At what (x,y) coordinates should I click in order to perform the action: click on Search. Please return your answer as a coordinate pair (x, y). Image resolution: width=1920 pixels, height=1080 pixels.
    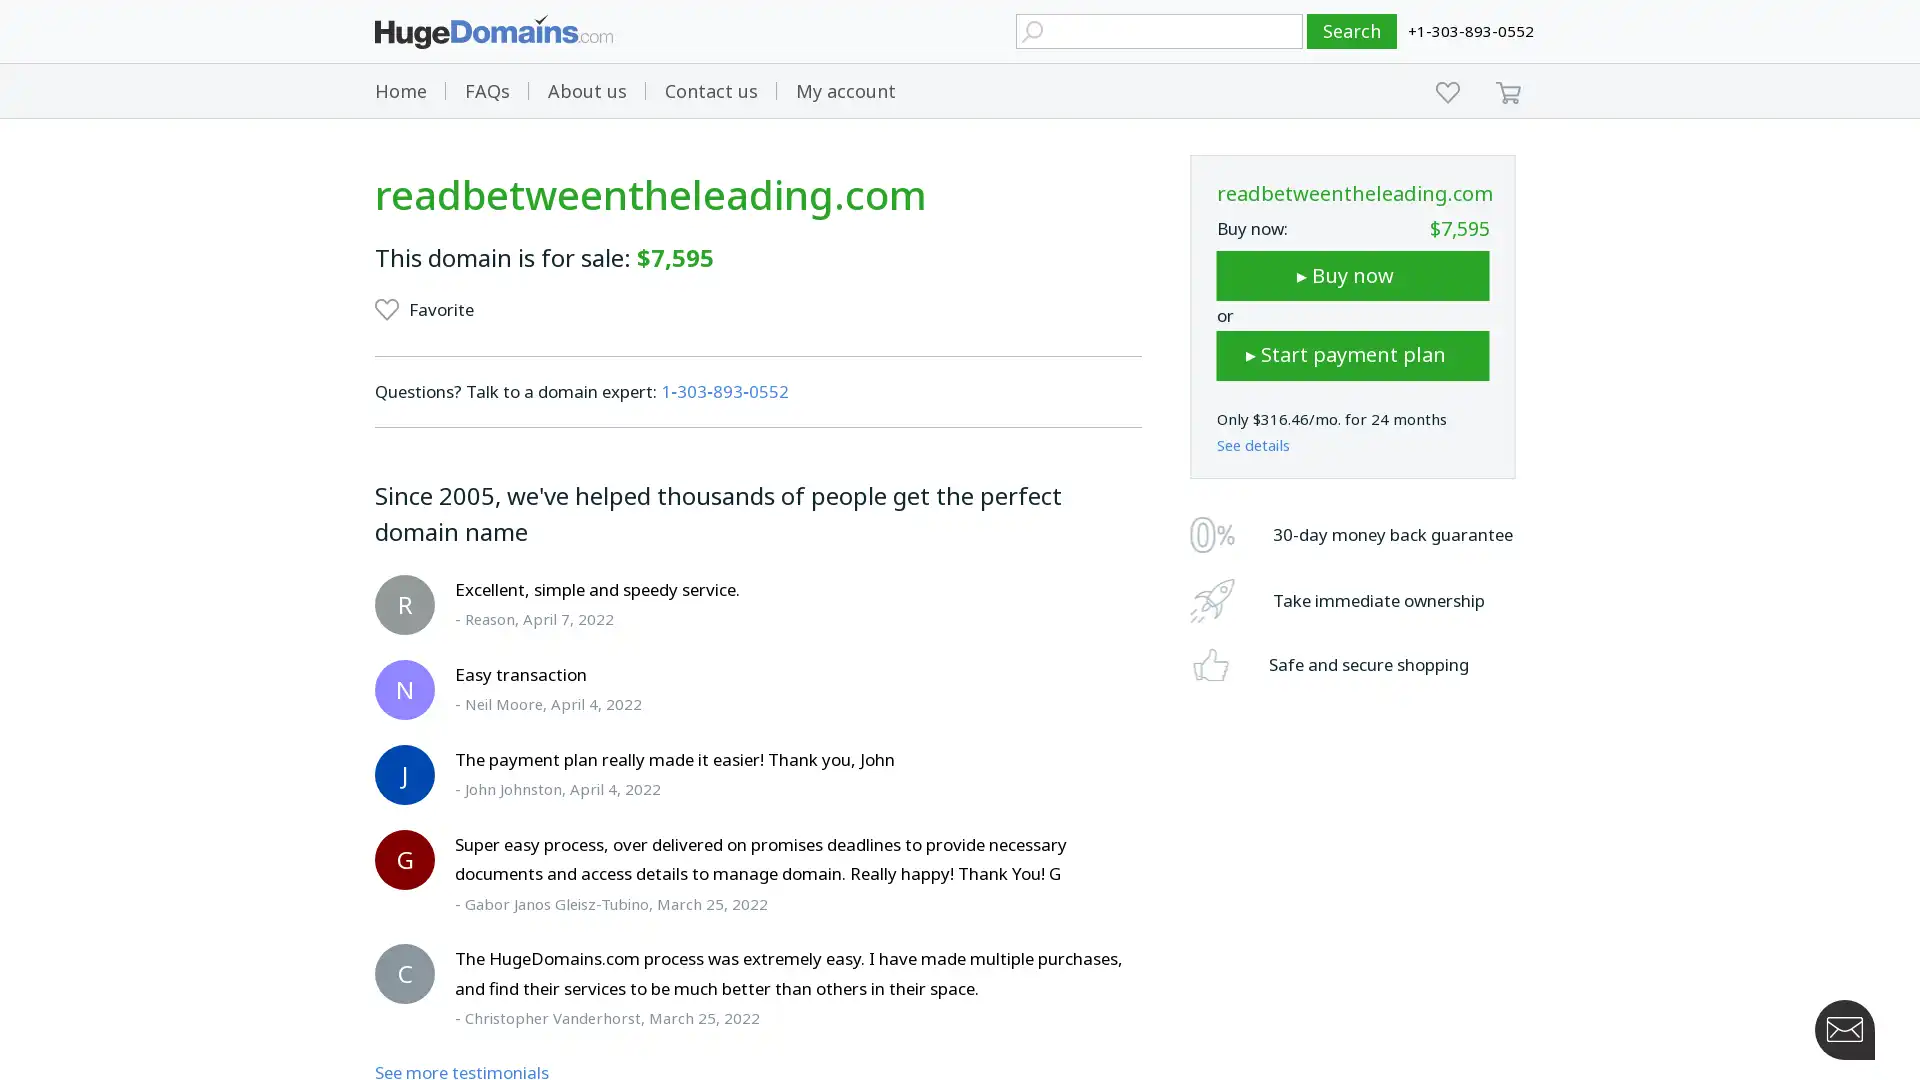
    Looking at the image, I should click on (1352, 31).